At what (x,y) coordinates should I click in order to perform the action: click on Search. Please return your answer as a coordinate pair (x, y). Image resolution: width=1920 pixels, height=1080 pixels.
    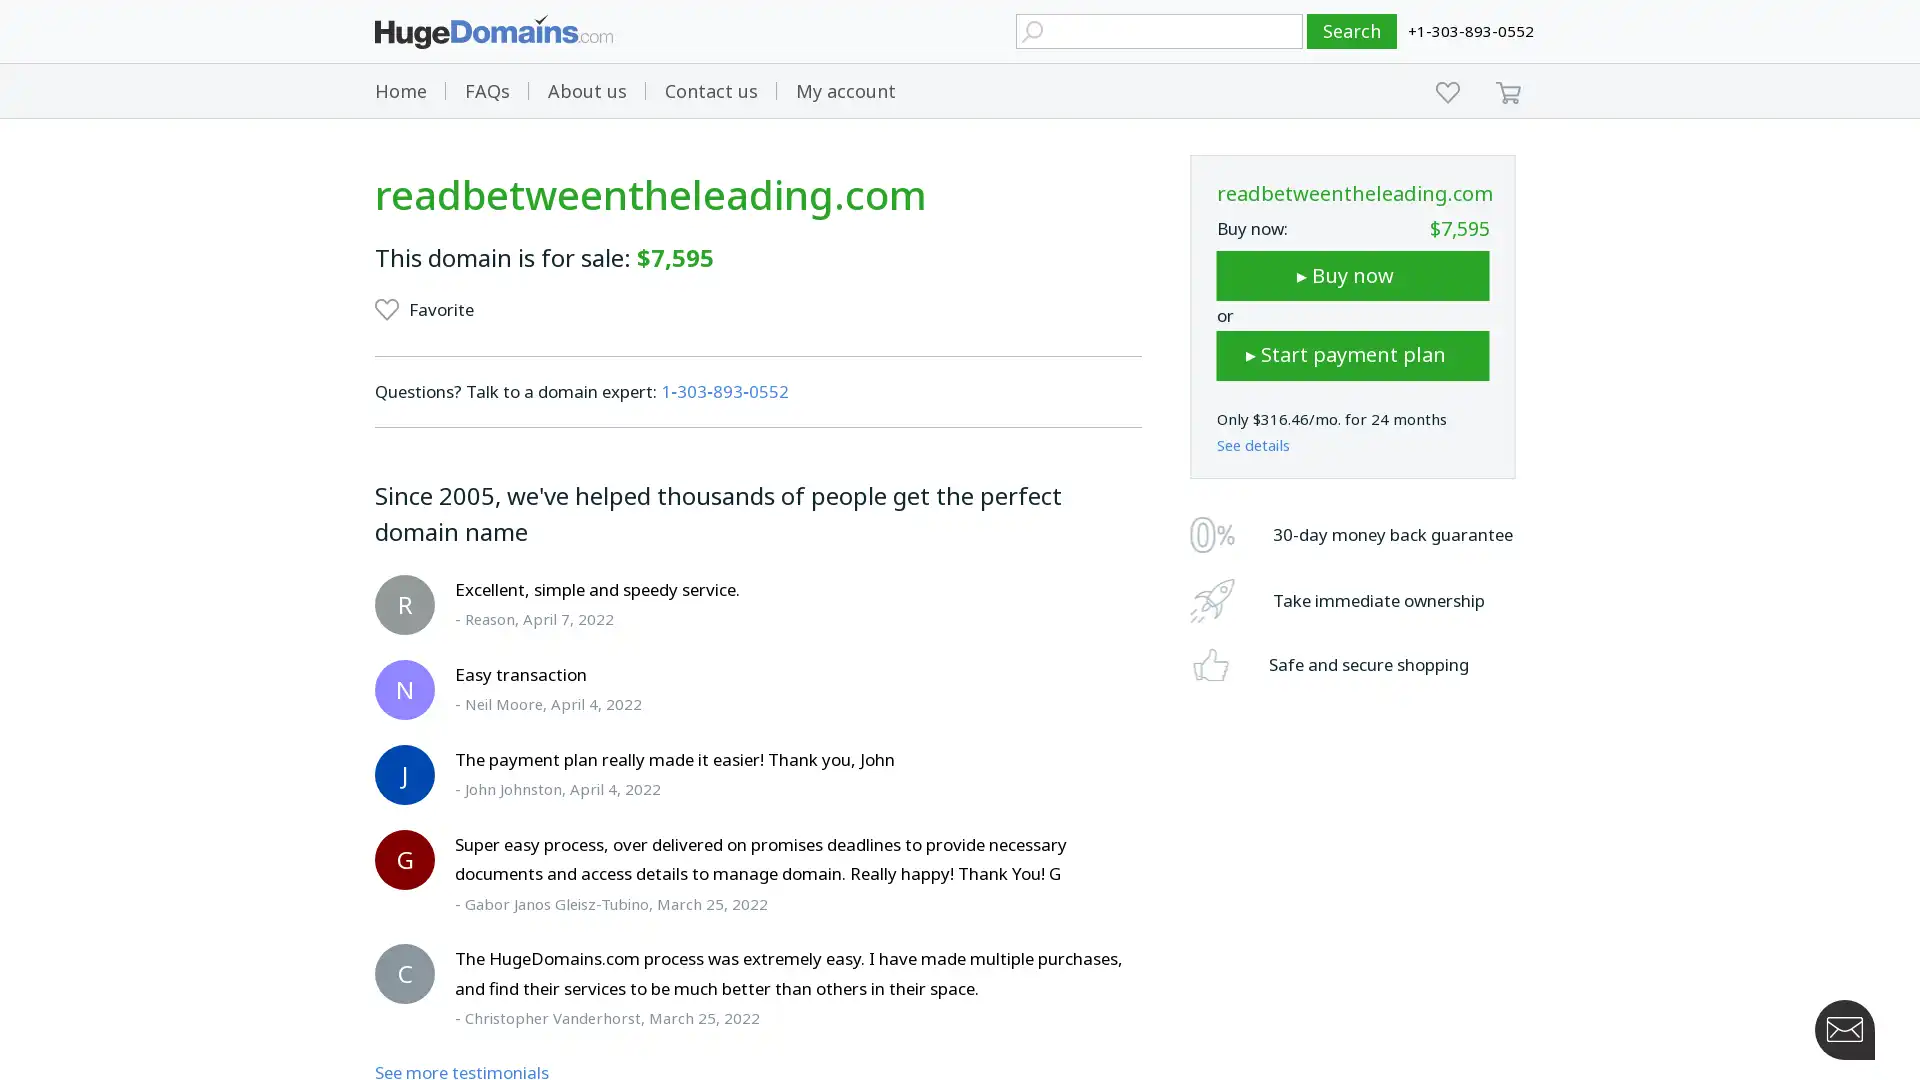
    Looking at the image, I should click on (1352, 31).